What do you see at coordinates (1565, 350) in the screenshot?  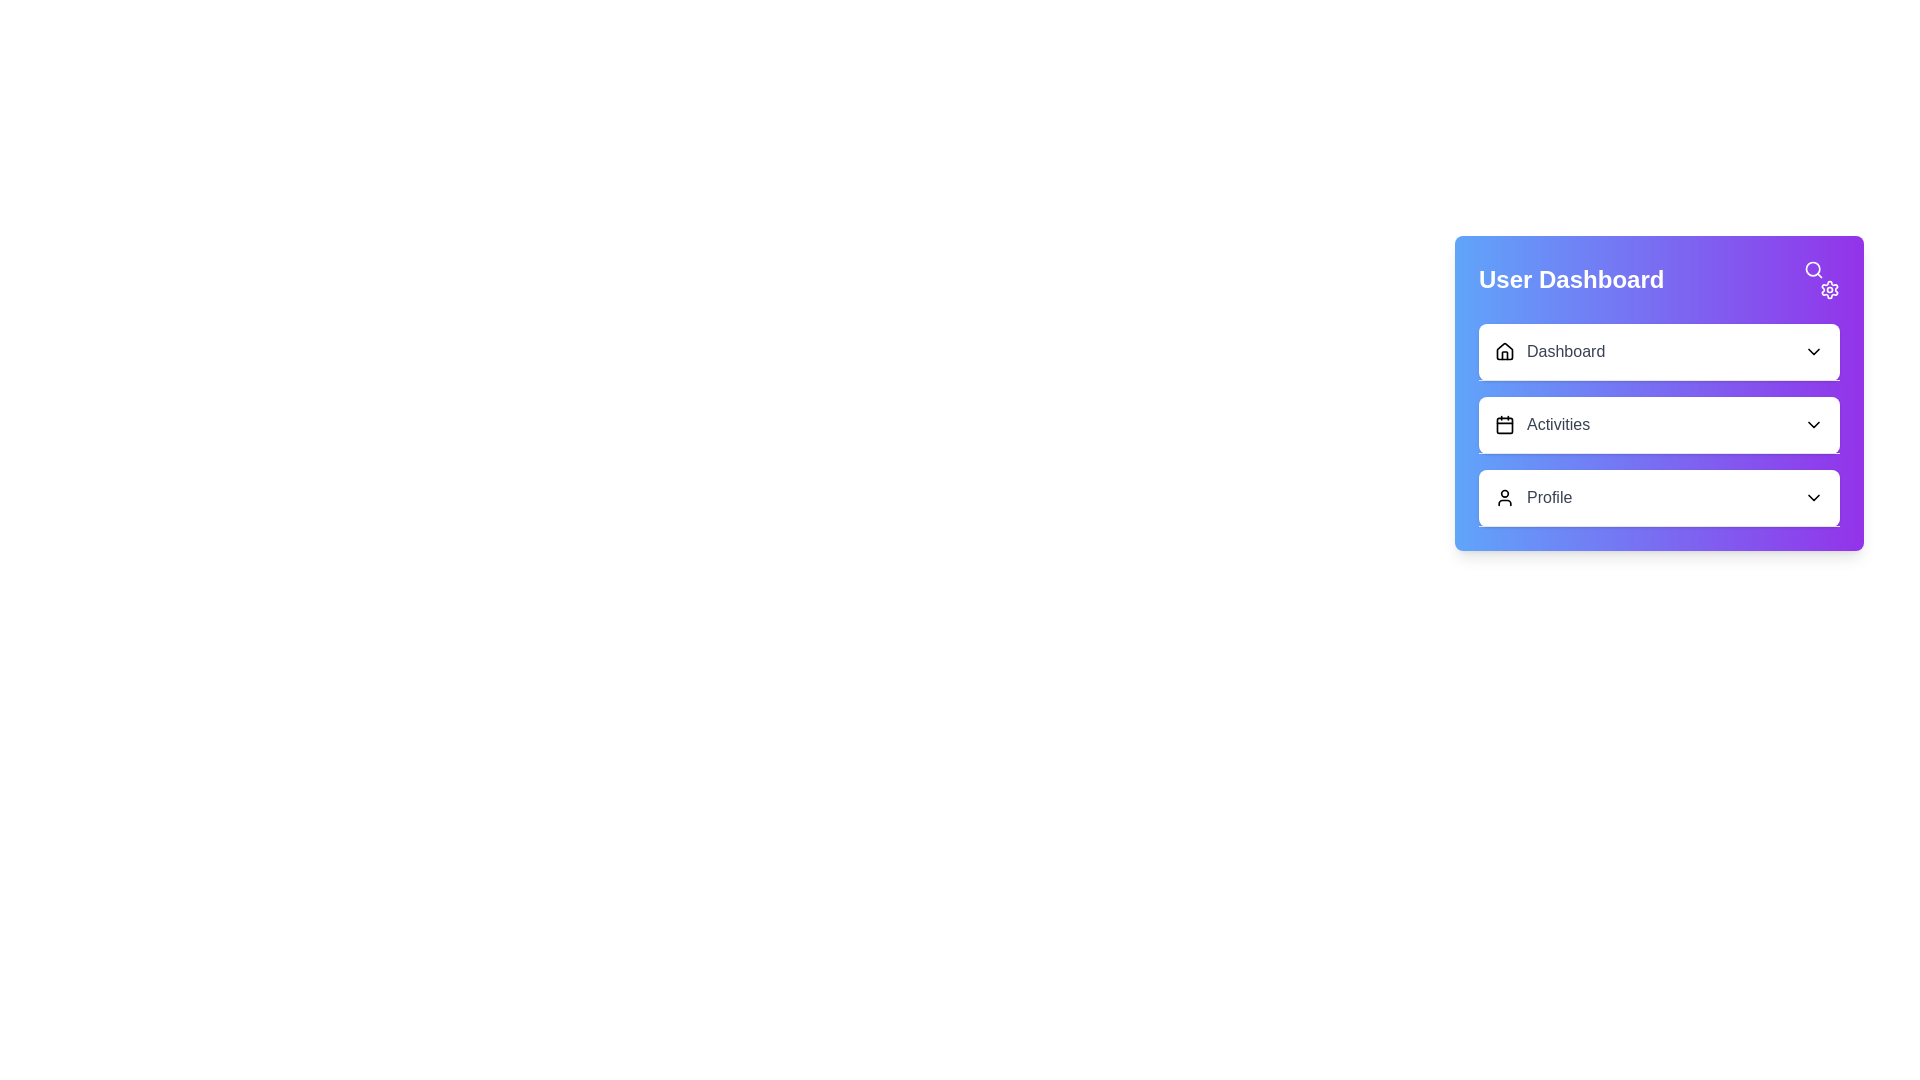 I see `text label indicating the function of navigating to the dashboard section of the application, located to the right of the house icon in the first navigation option under 'User Dashboard'` at bounding box center [1565, 350].